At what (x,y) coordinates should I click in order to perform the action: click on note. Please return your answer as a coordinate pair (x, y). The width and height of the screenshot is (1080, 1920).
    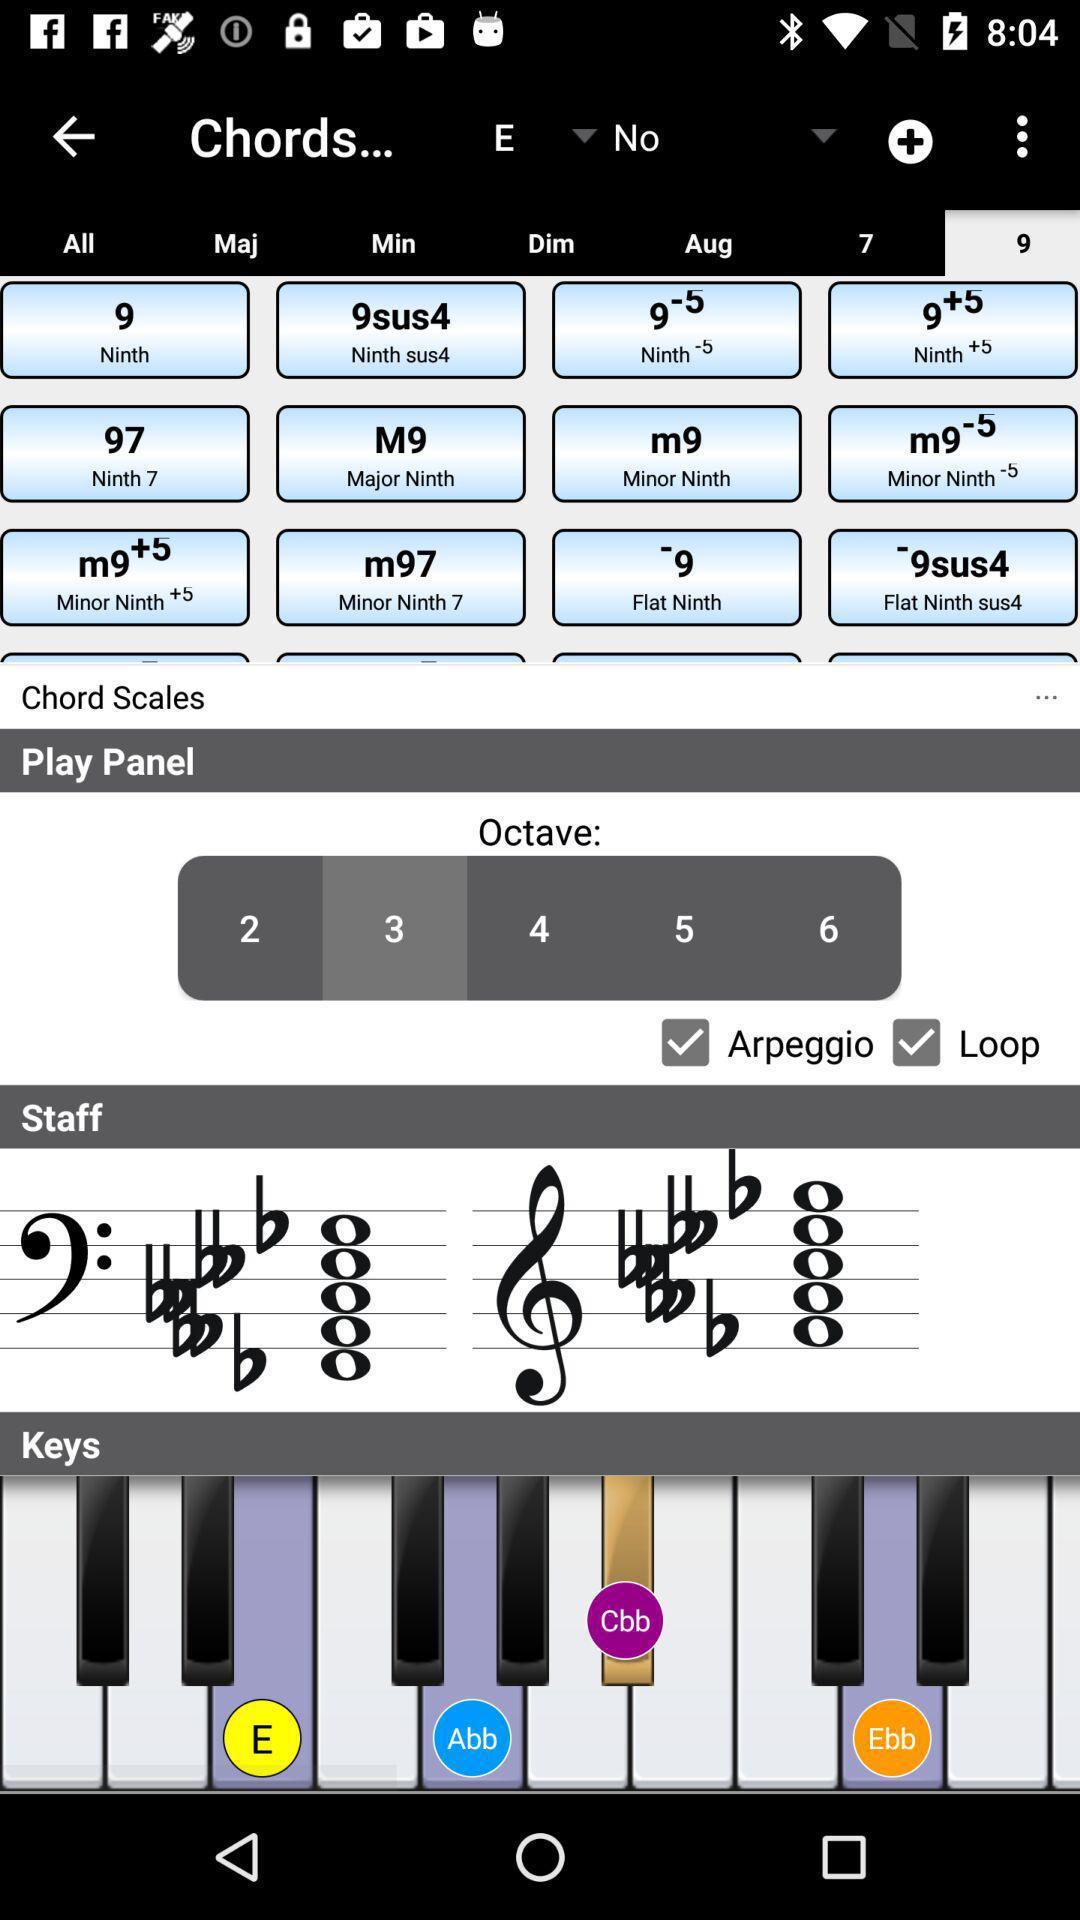
    Looking at the image, I should click on (626, 1579).